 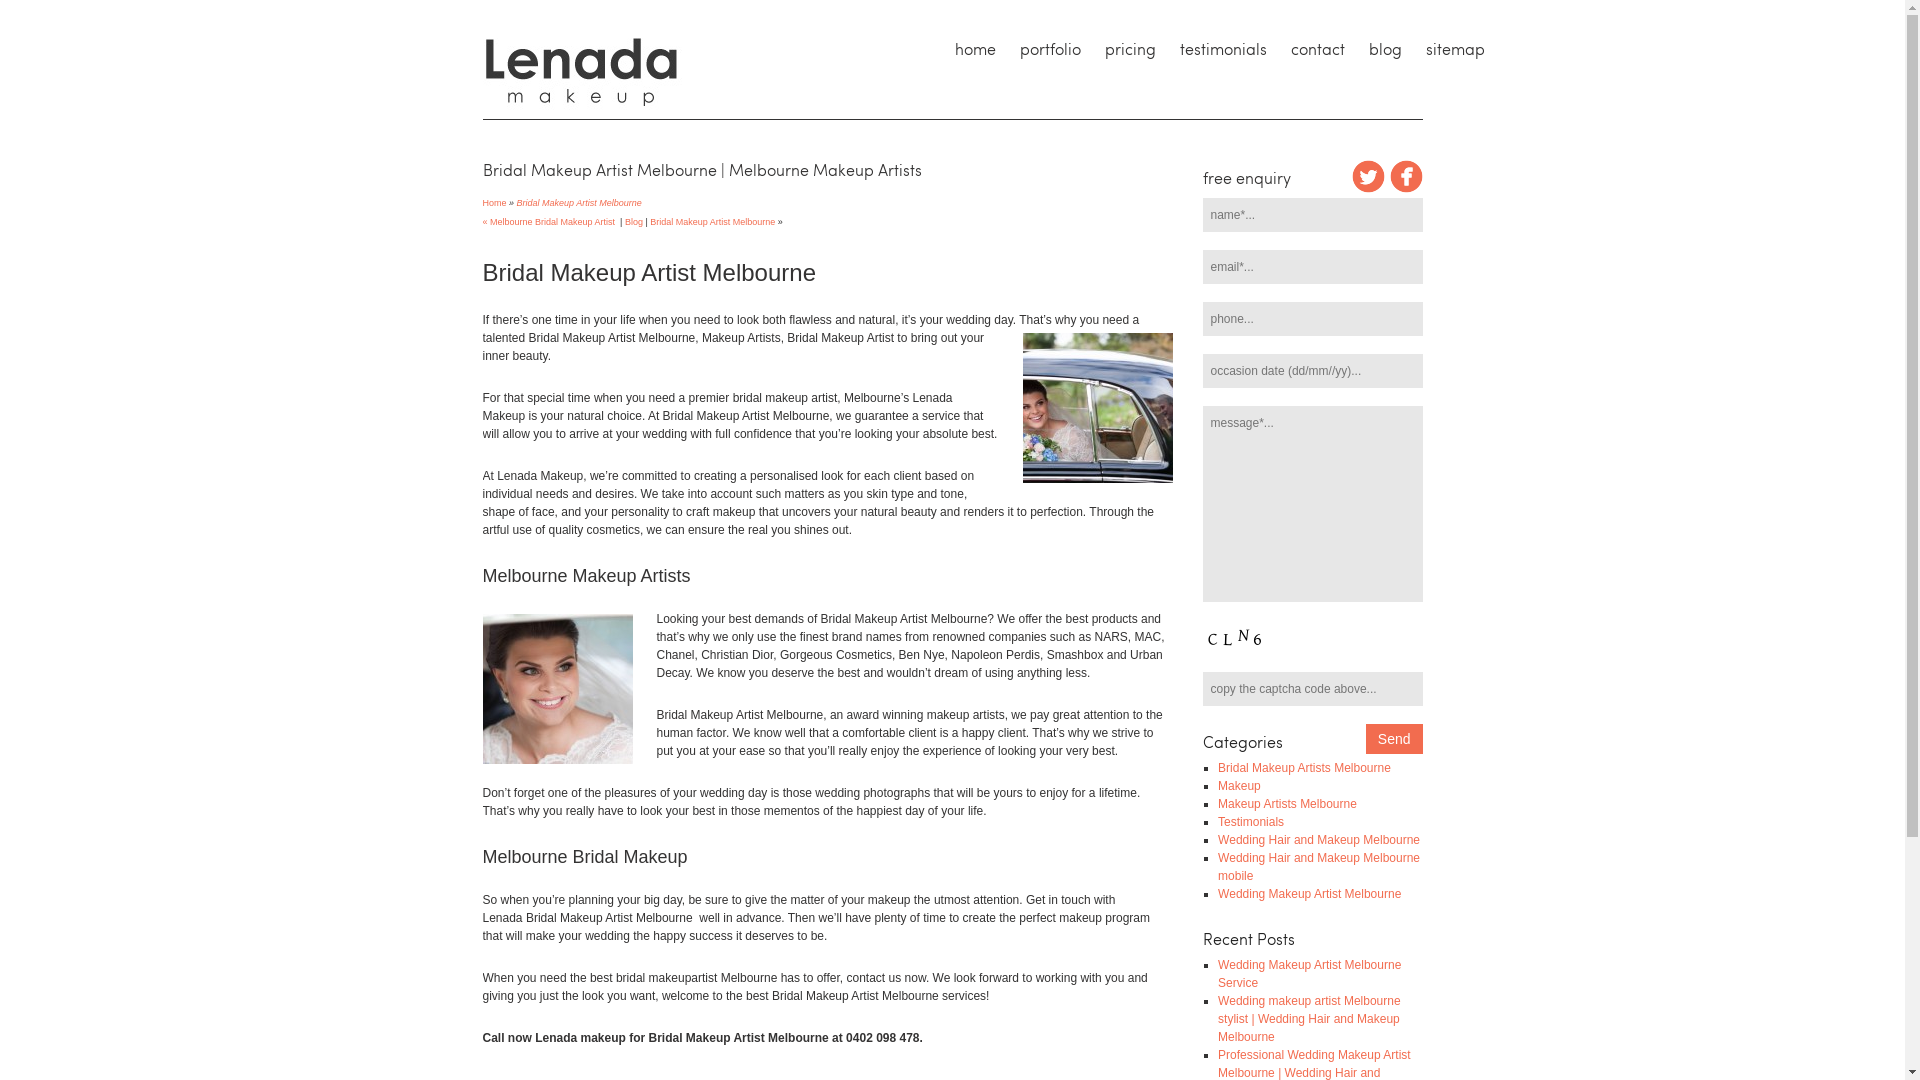 I want to click on 'Wedding Makeup Artist Melbourne Service', so click(x=1309, y=973).